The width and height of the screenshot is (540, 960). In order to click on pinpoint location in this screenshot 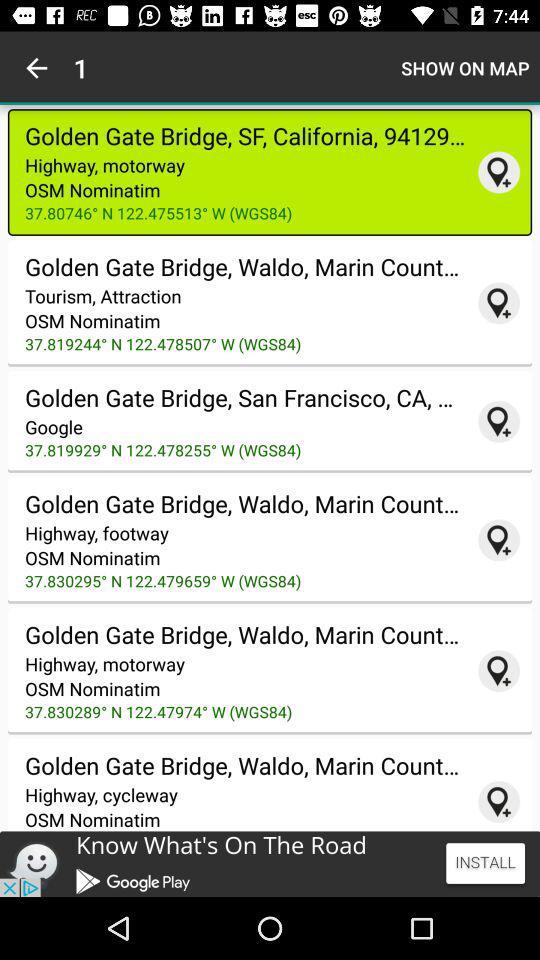, I will do `click(498, 421)`.